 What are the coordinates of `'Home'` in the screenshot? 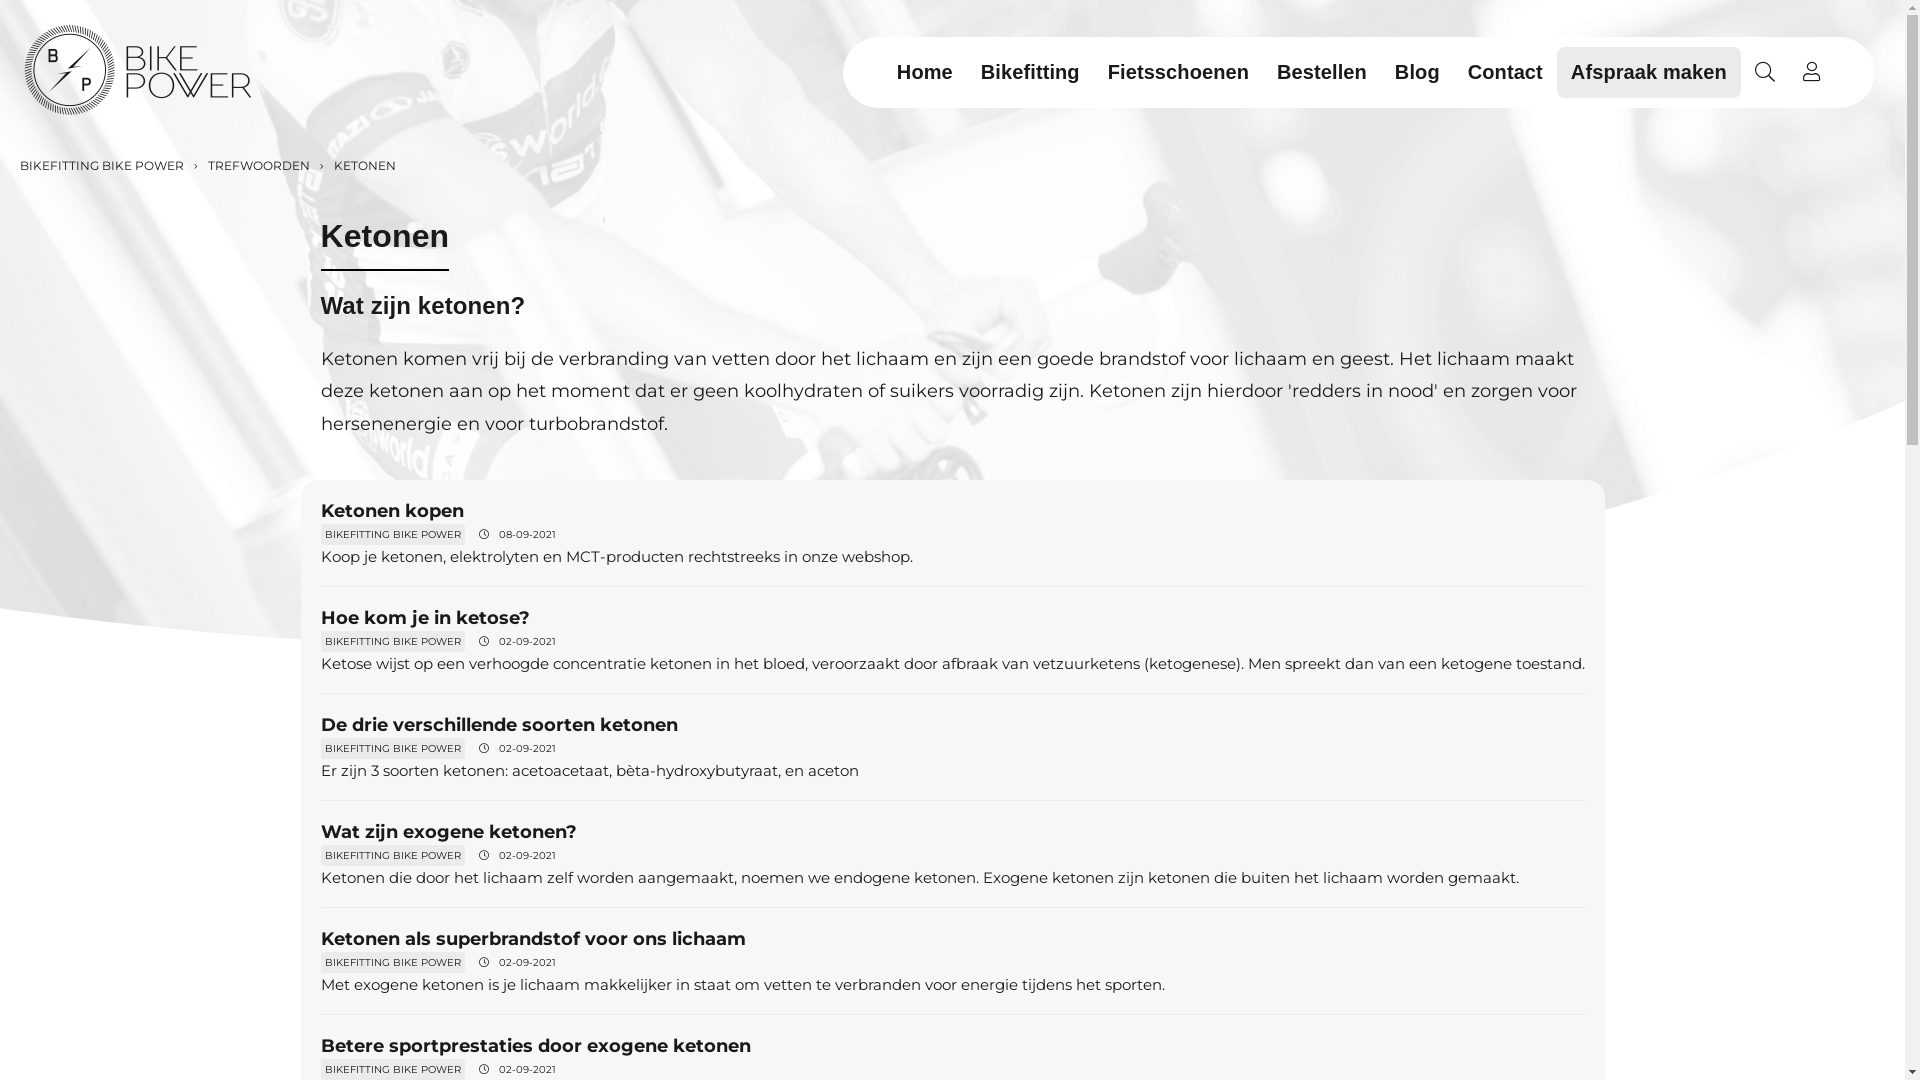 It's located at (924, 70).